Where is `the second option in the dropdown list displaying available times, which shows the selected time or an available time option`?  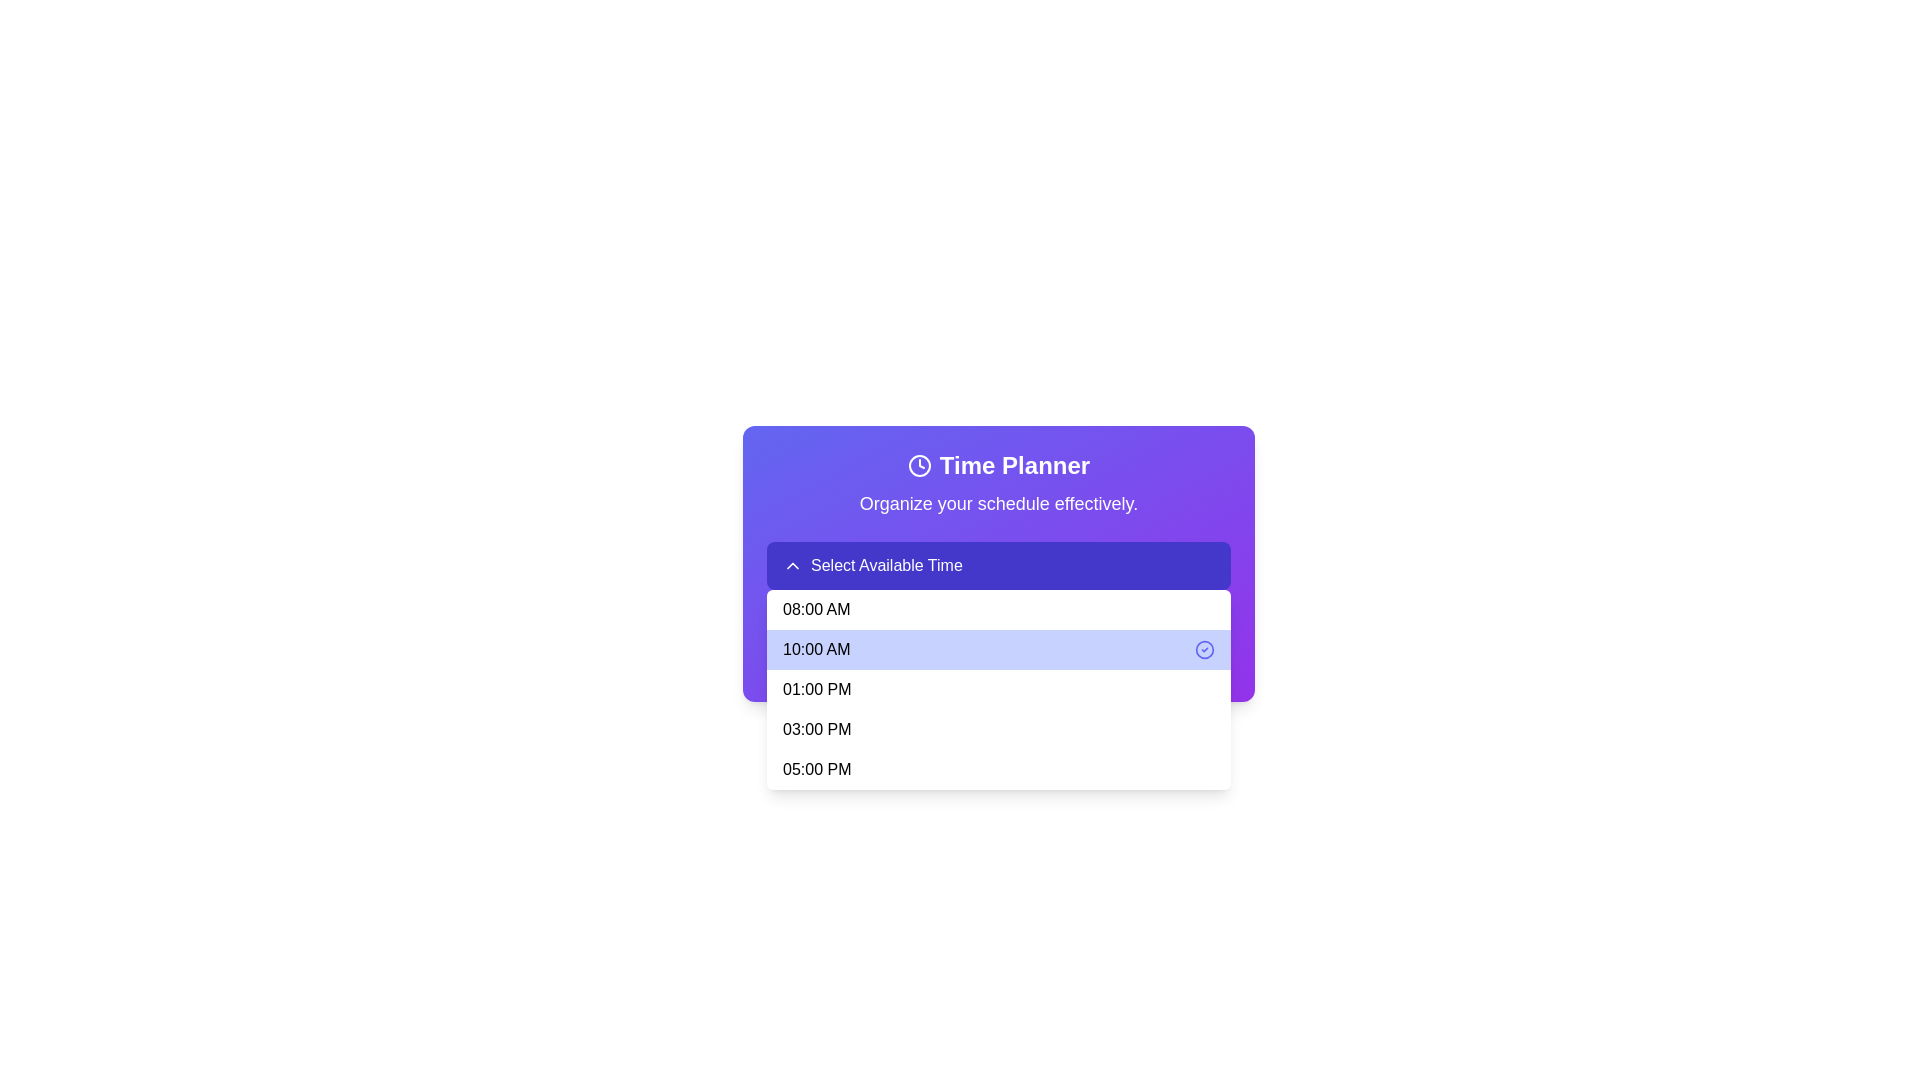 the second option in the dropdown list displaying available times, which shows the selected time or an available time option is located at coordinates (816, 650).